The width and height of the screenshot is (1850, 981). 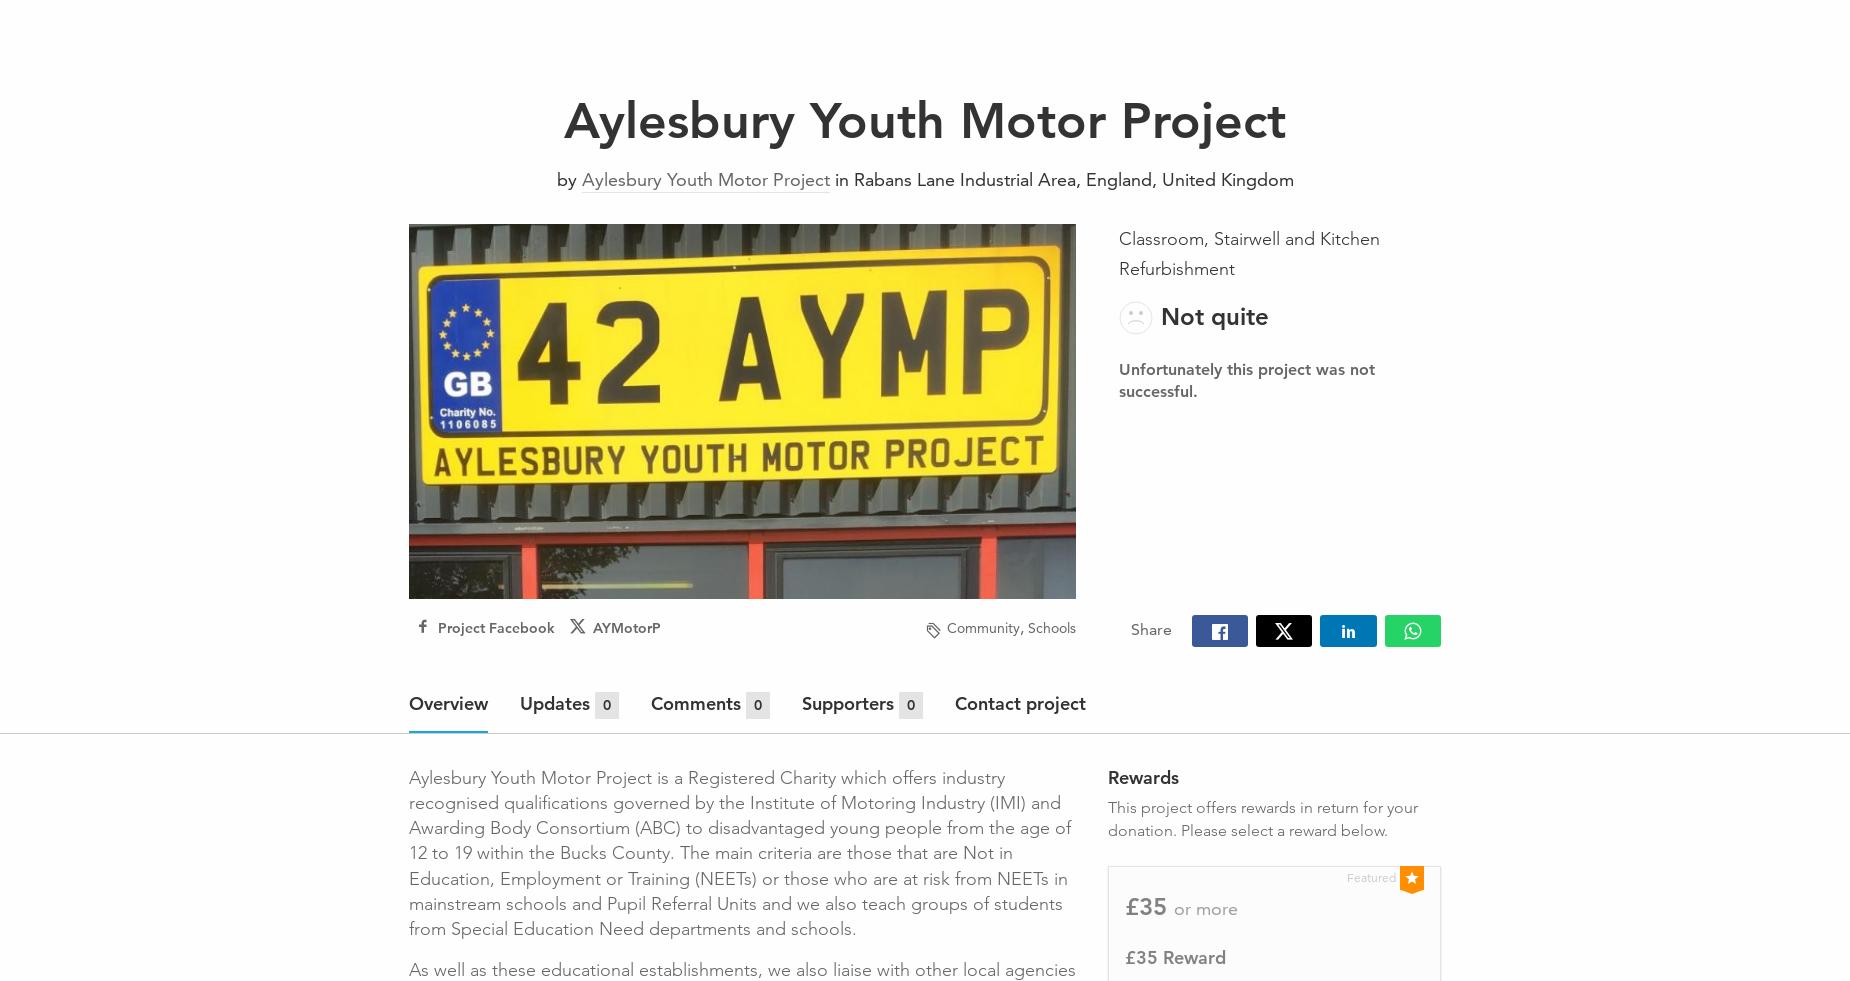 What do you see at coordinates (1370, 876) in the screenshot?
I see `'Featured'` at bounding box center [1370, 876].